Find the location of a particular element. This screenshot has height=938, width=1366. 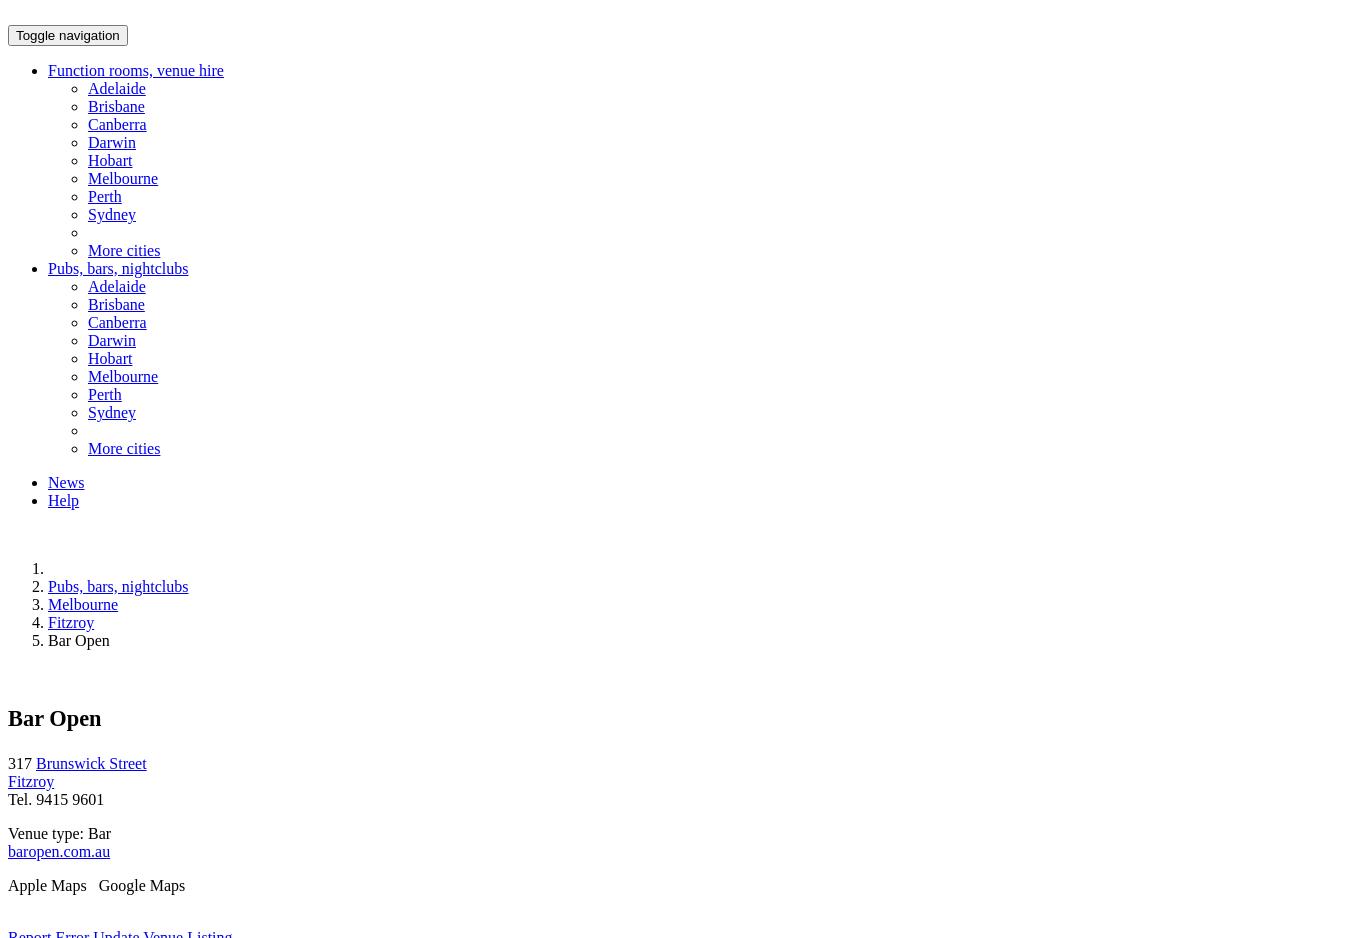

'Help' is located at coordinates (63, 500).